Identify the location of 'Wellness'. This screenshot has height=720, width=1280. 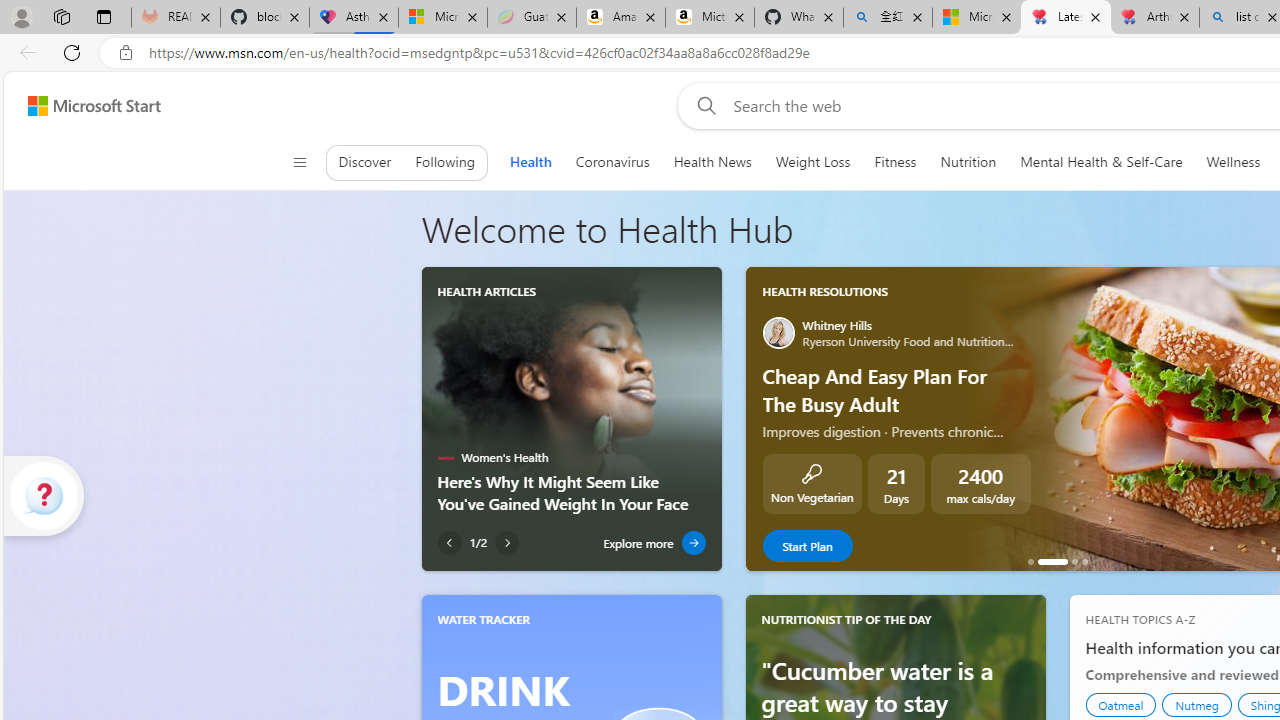
(1232, 161).